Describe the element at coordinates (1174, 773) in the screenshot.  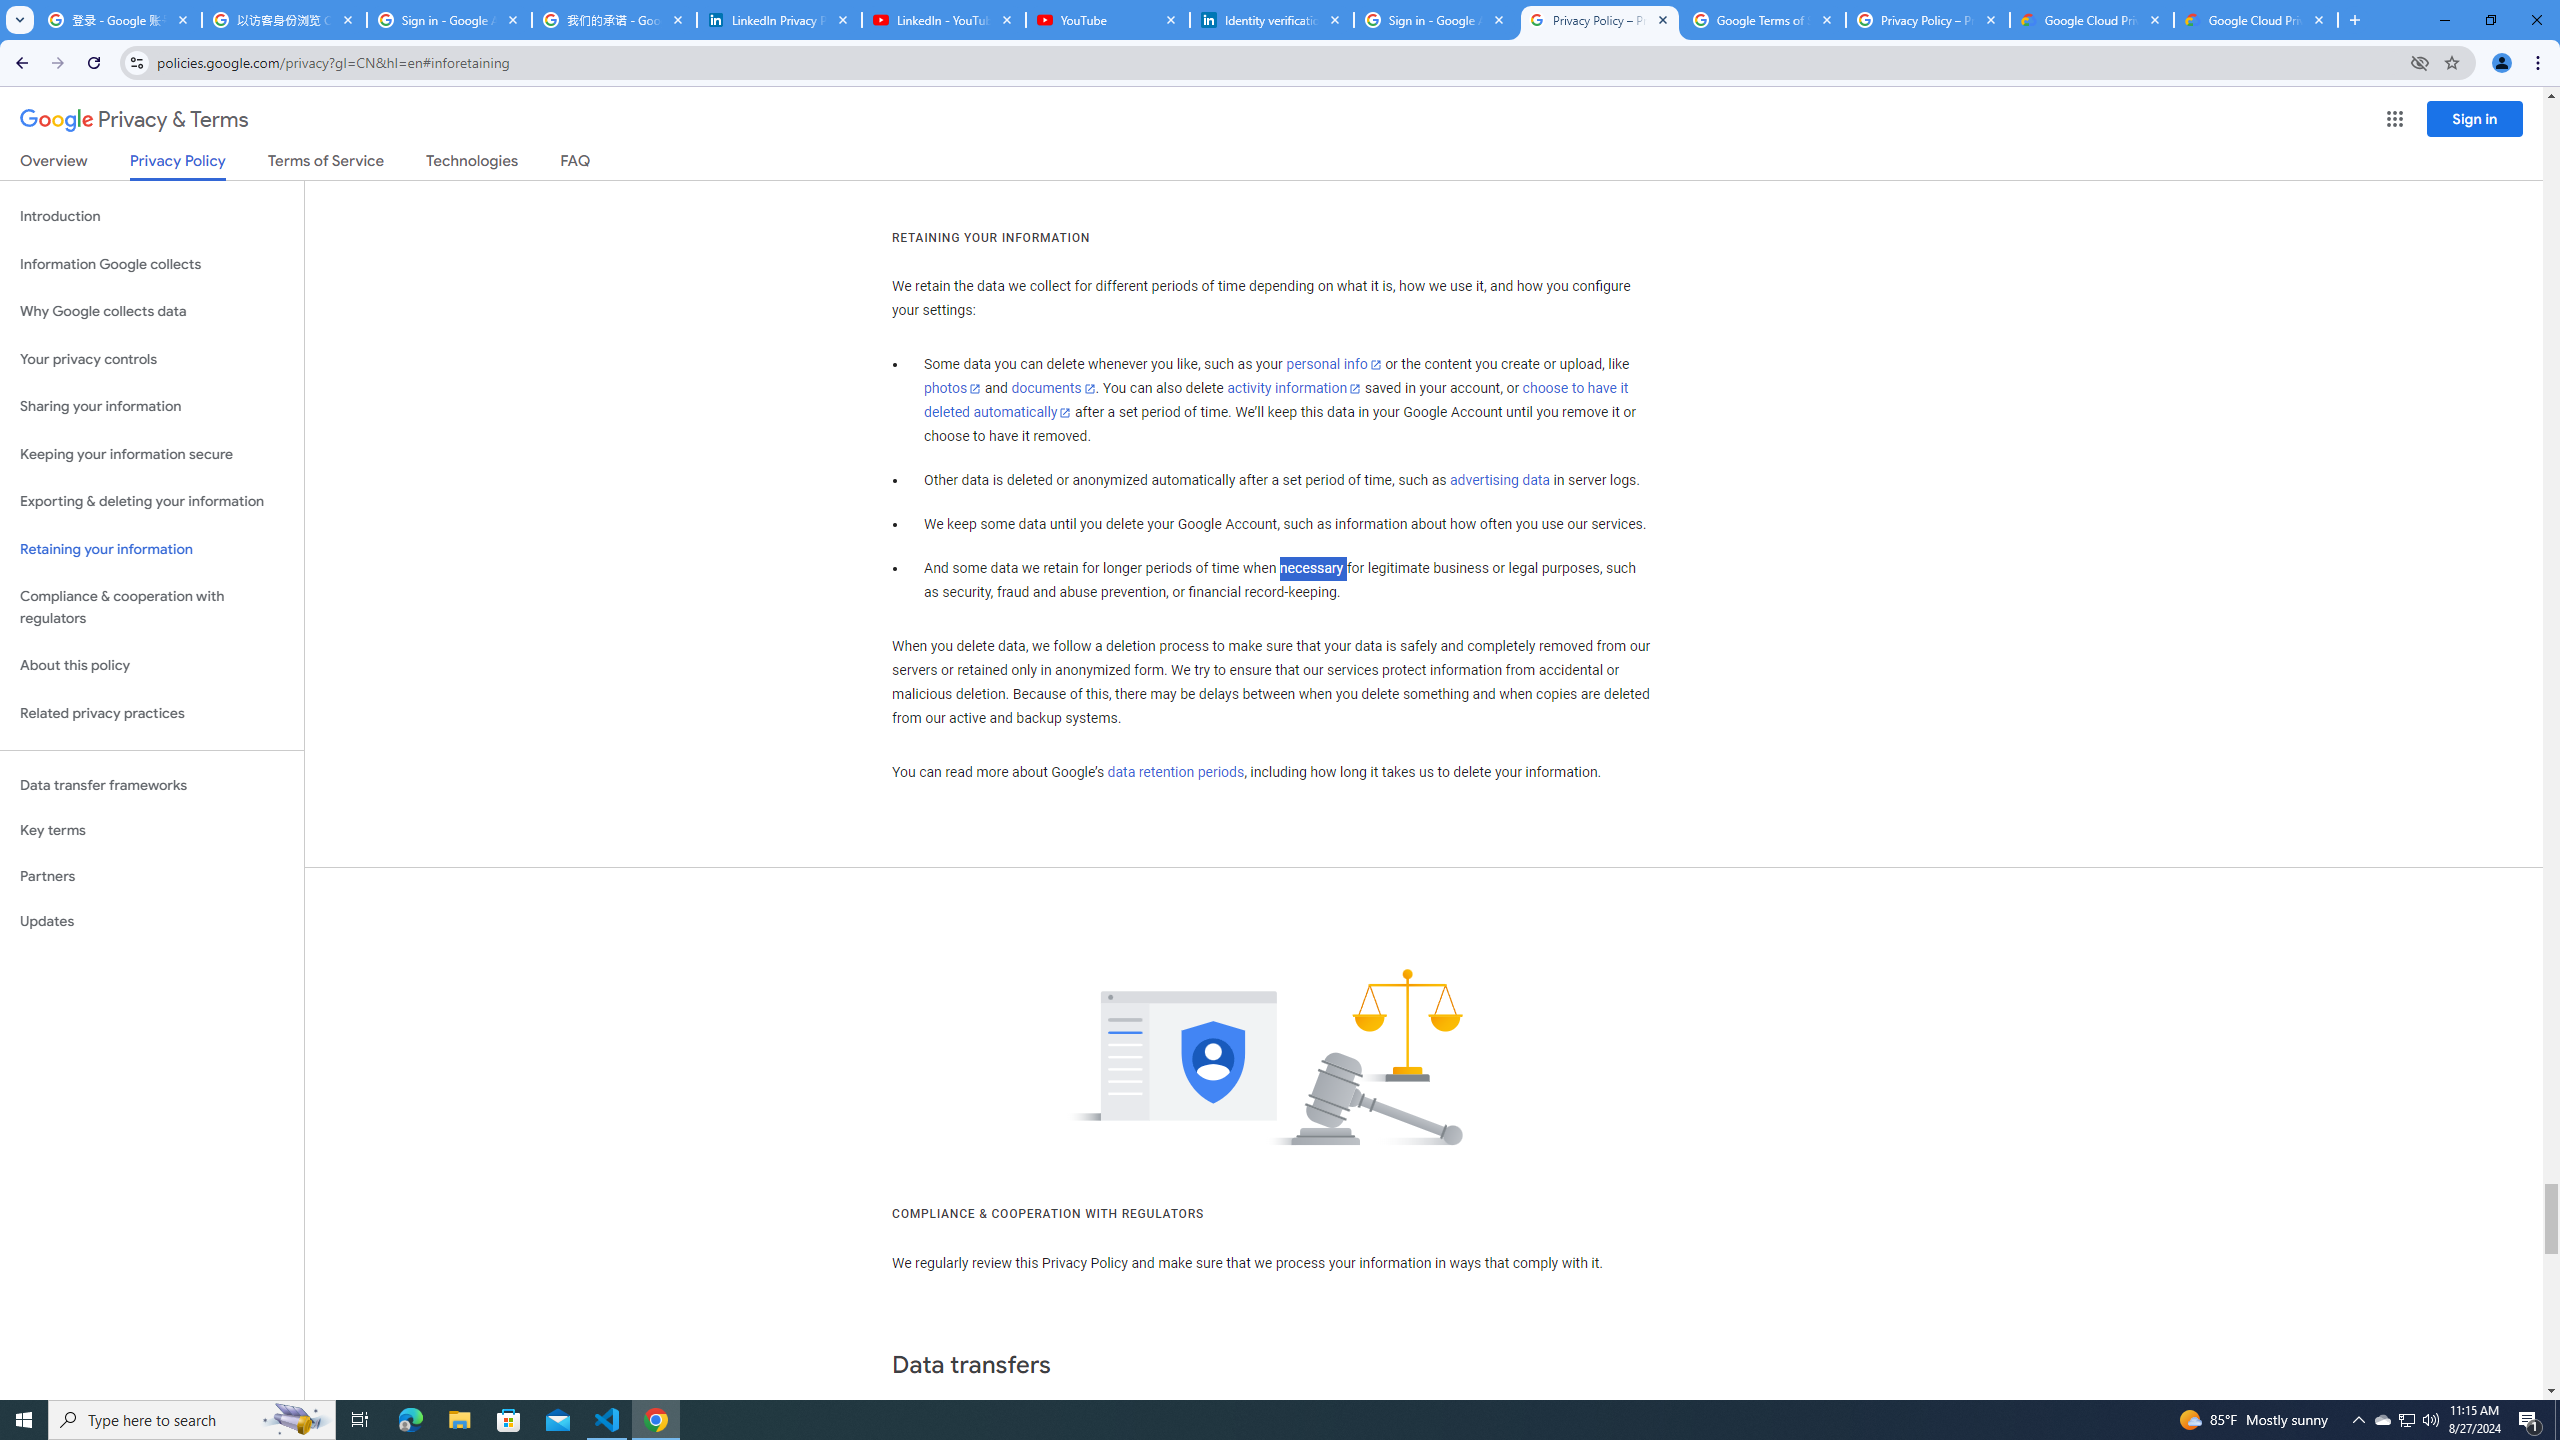
I see `'data retention periods'` at that location.